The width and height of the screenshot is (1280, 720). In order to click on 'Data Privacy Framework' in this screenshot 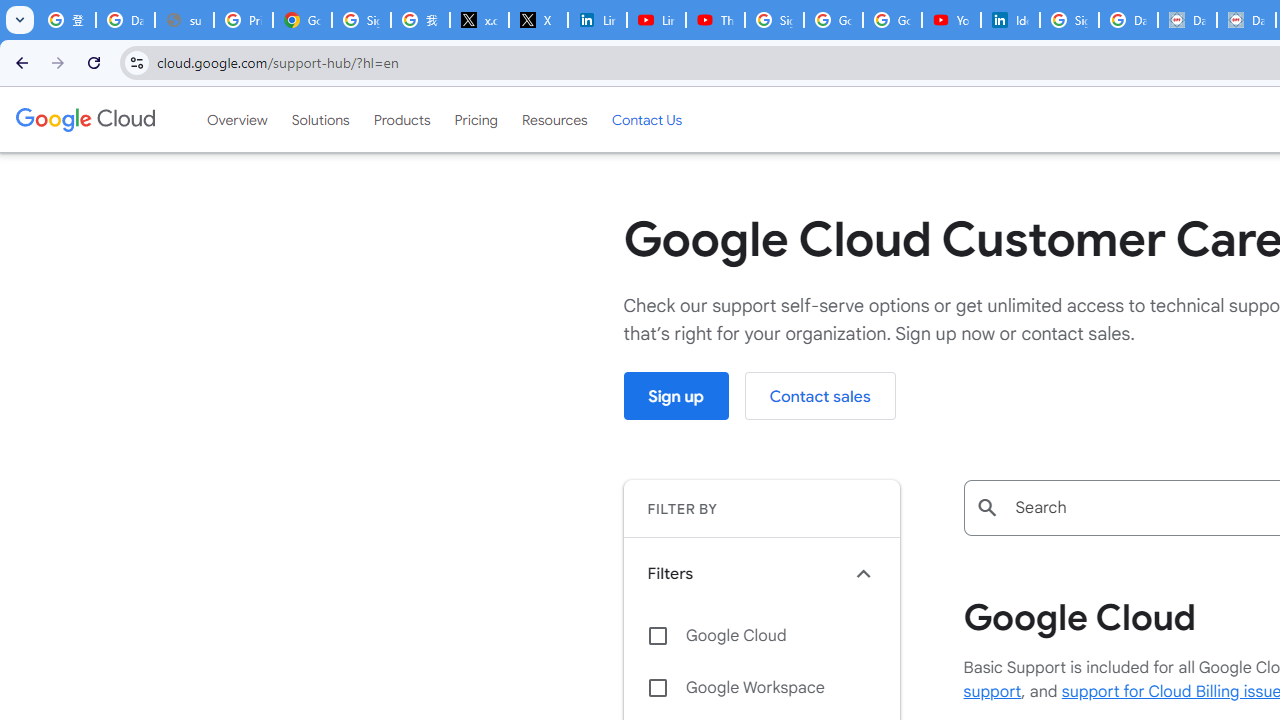, I will do `click(1187, 20)`.